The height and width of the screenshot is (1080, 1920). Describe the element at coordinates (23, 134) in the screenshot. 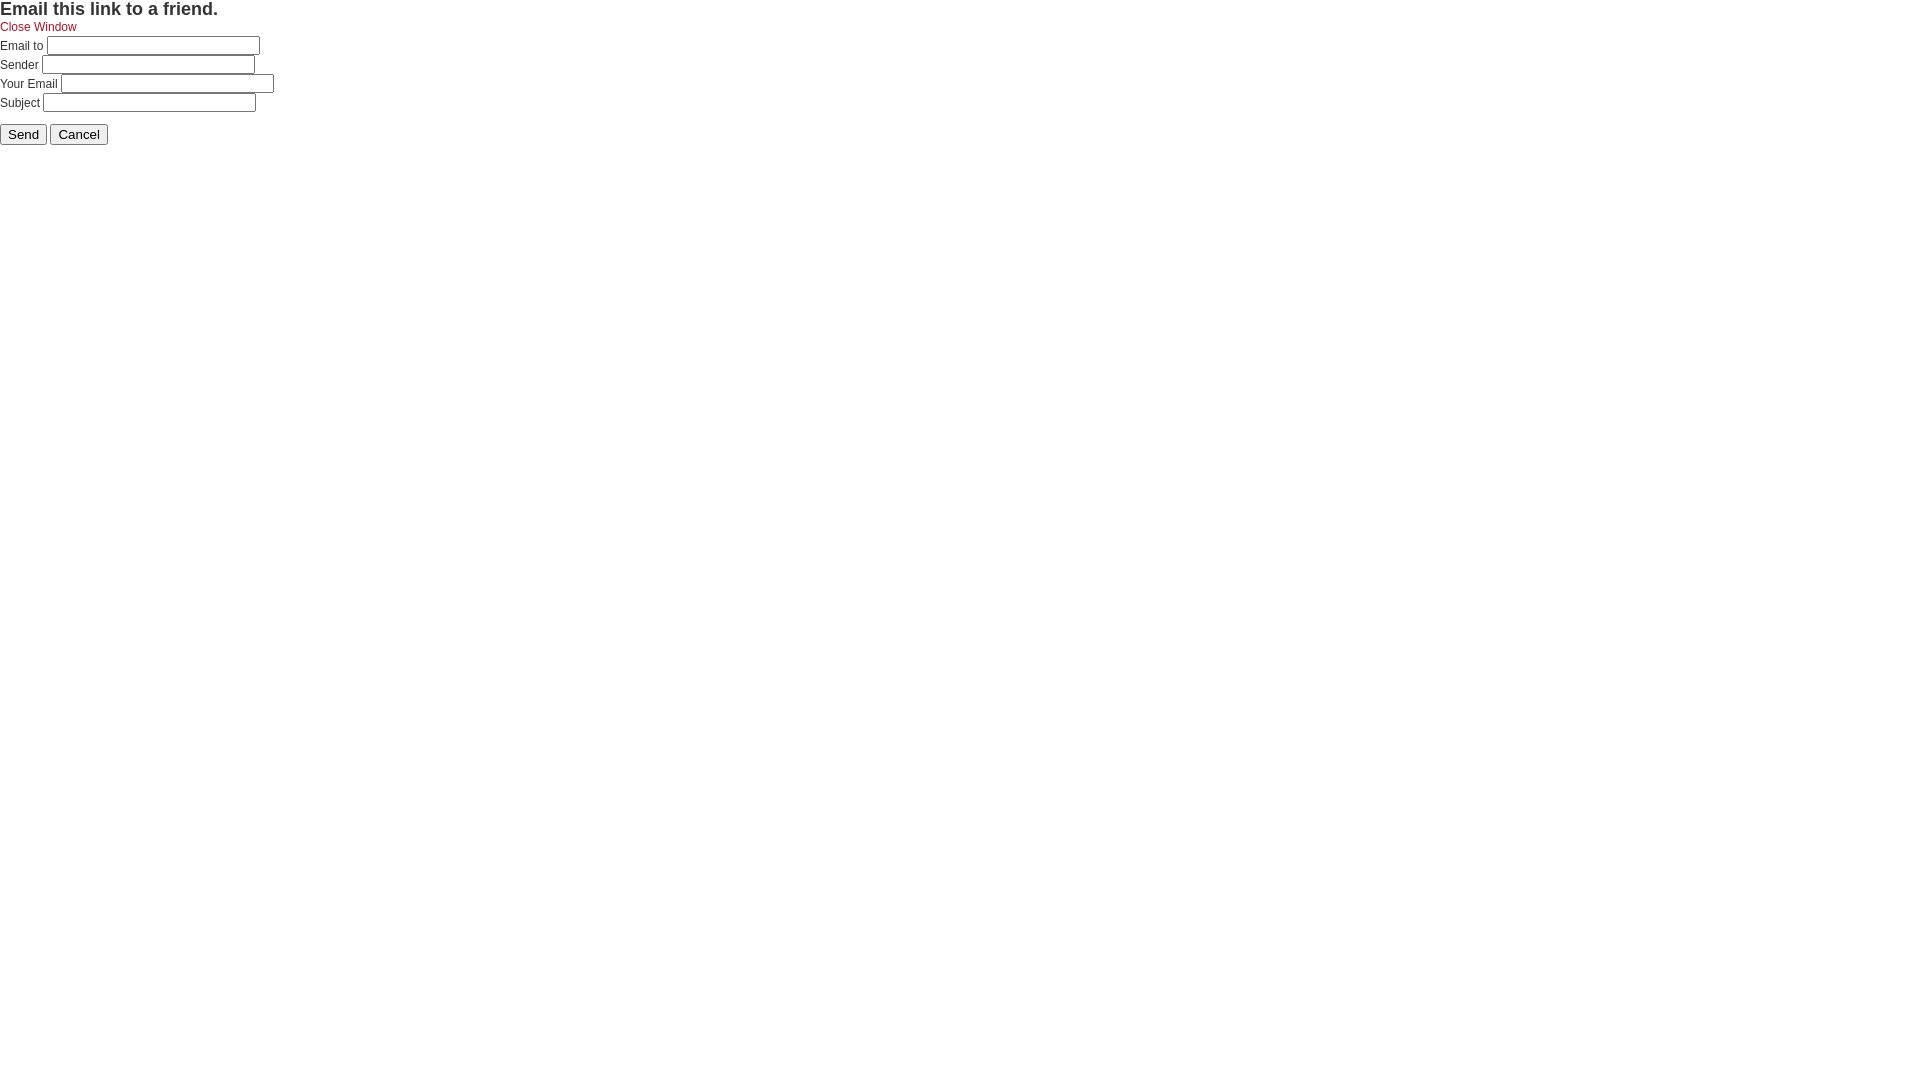

I see `'Send'` at that location.